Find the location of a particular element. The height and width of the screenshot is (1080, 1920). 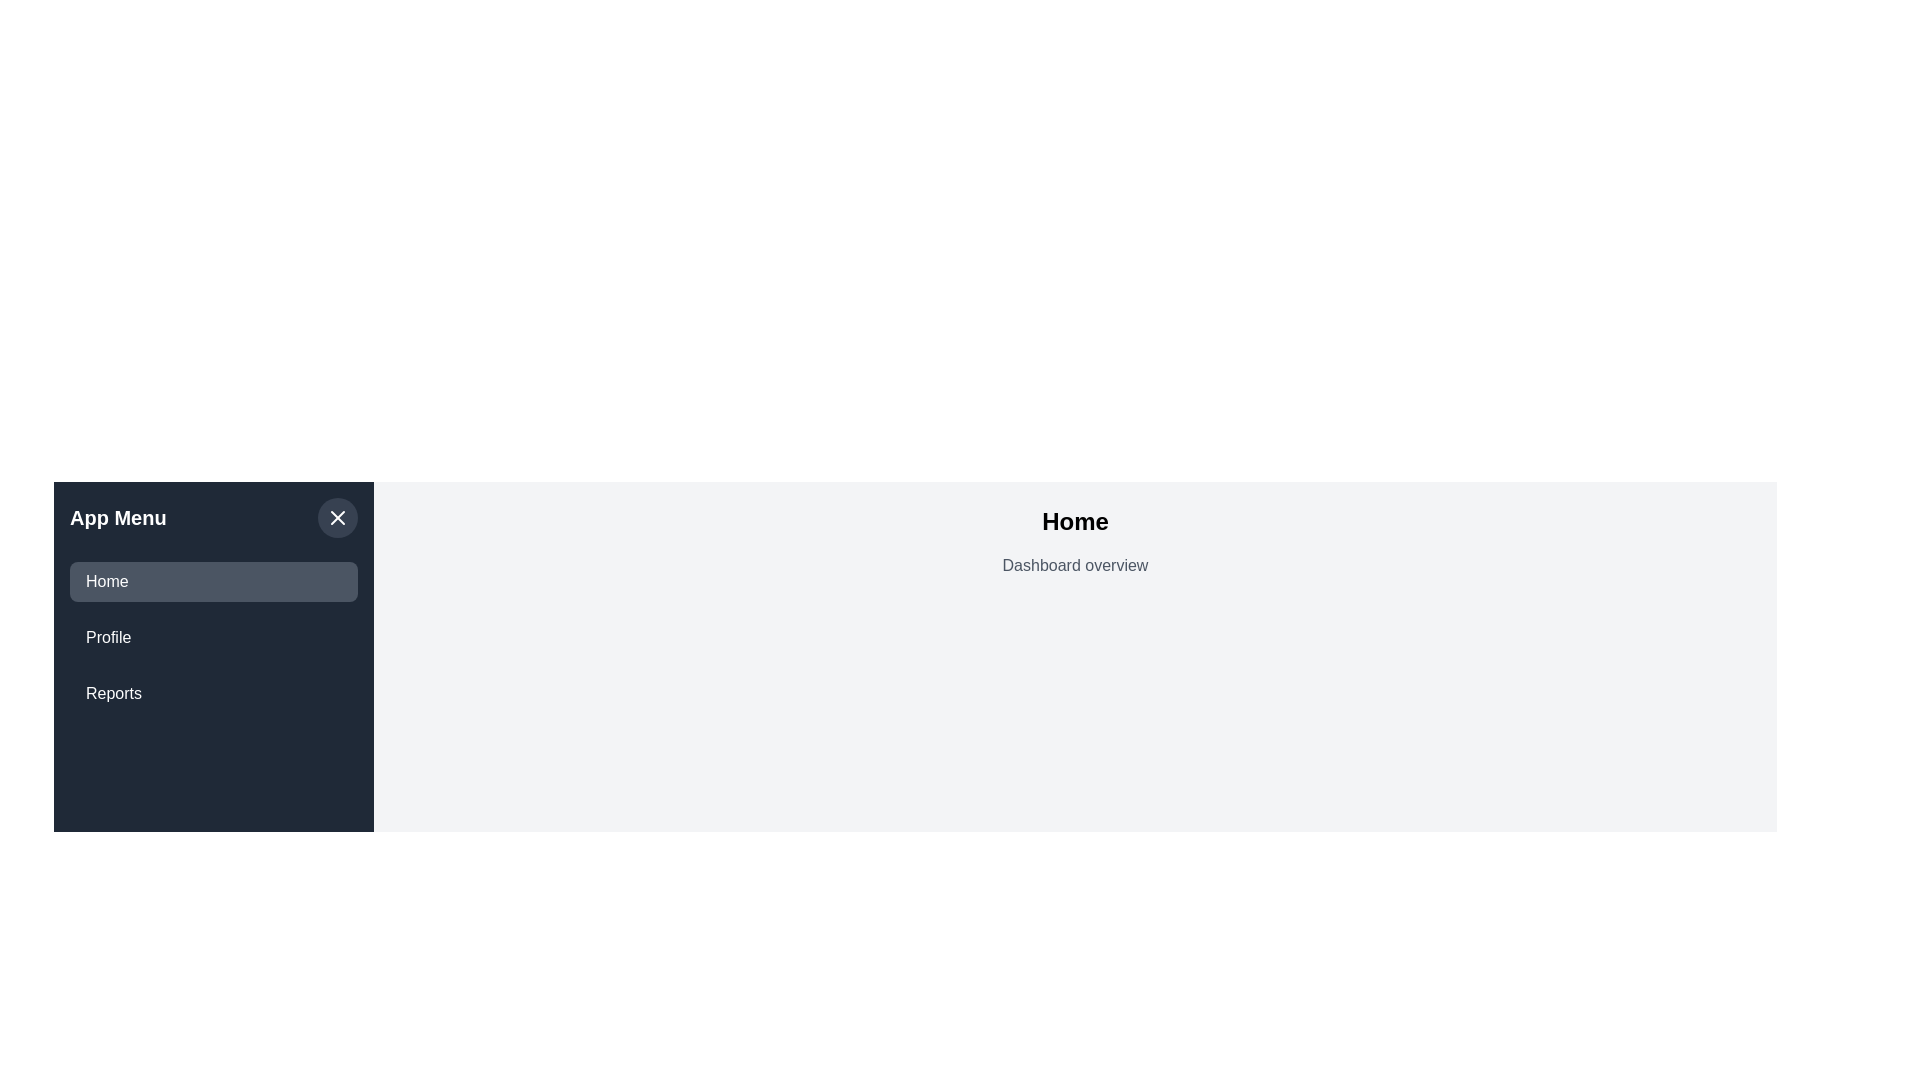

'X' button to close the drawer is located at coordinates (337, 516).